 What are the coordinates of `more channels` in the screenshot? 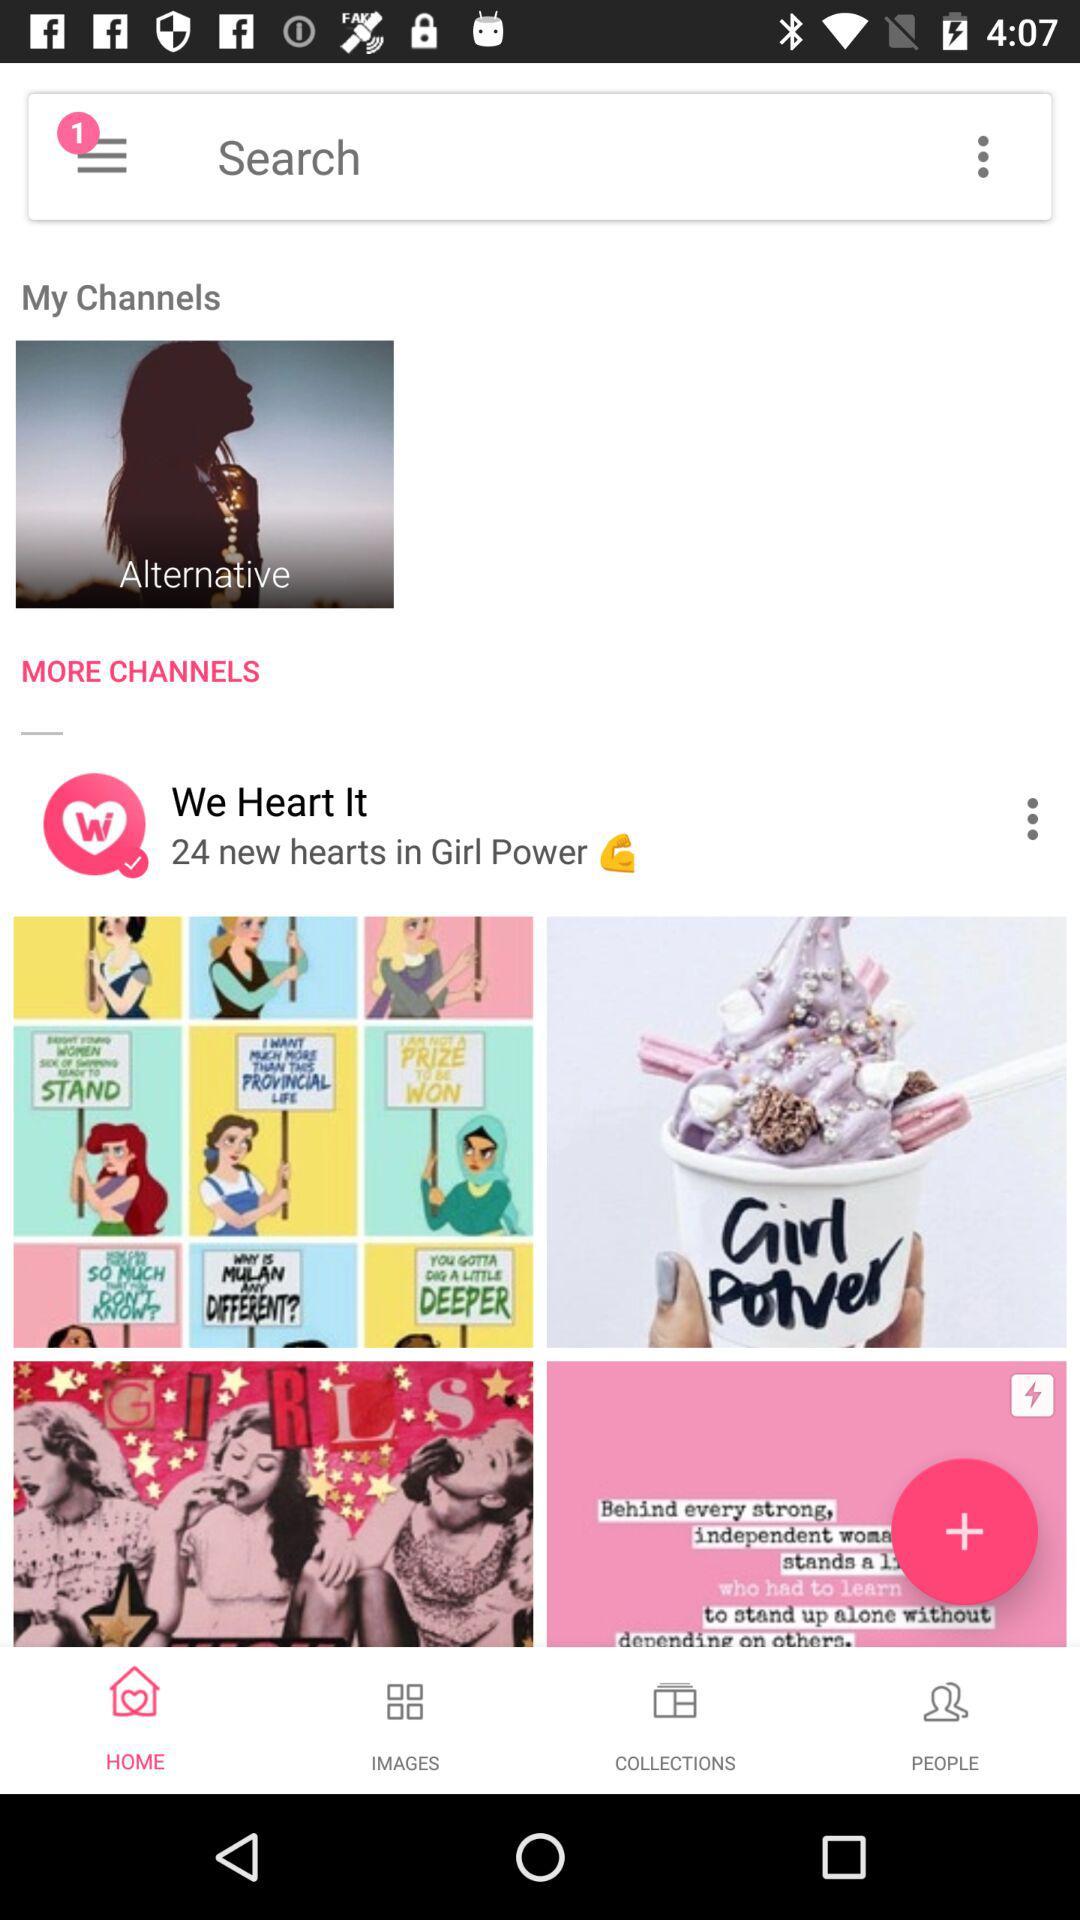 It's located at (550, 675).